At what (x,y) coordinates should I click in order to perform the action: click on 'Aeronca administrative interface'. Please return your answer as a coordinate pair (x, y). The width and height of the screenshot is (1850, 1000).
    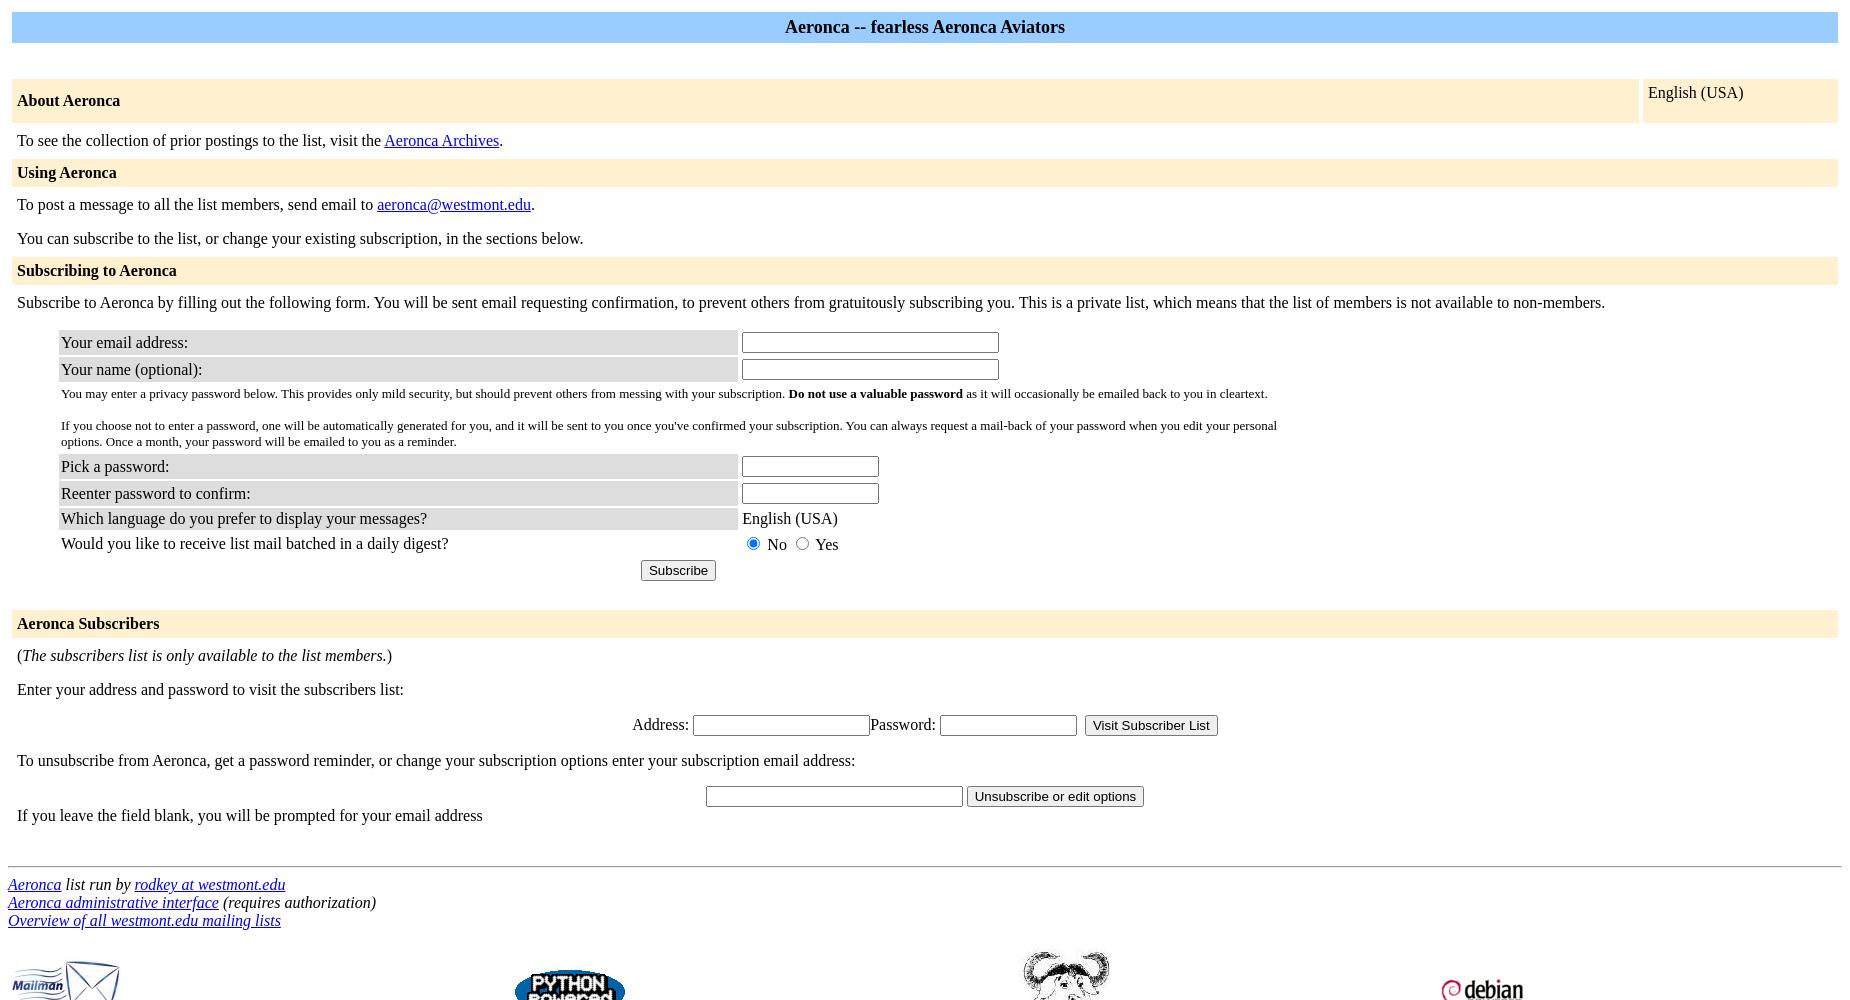
    Looking at the image, I should click on (112, 902).